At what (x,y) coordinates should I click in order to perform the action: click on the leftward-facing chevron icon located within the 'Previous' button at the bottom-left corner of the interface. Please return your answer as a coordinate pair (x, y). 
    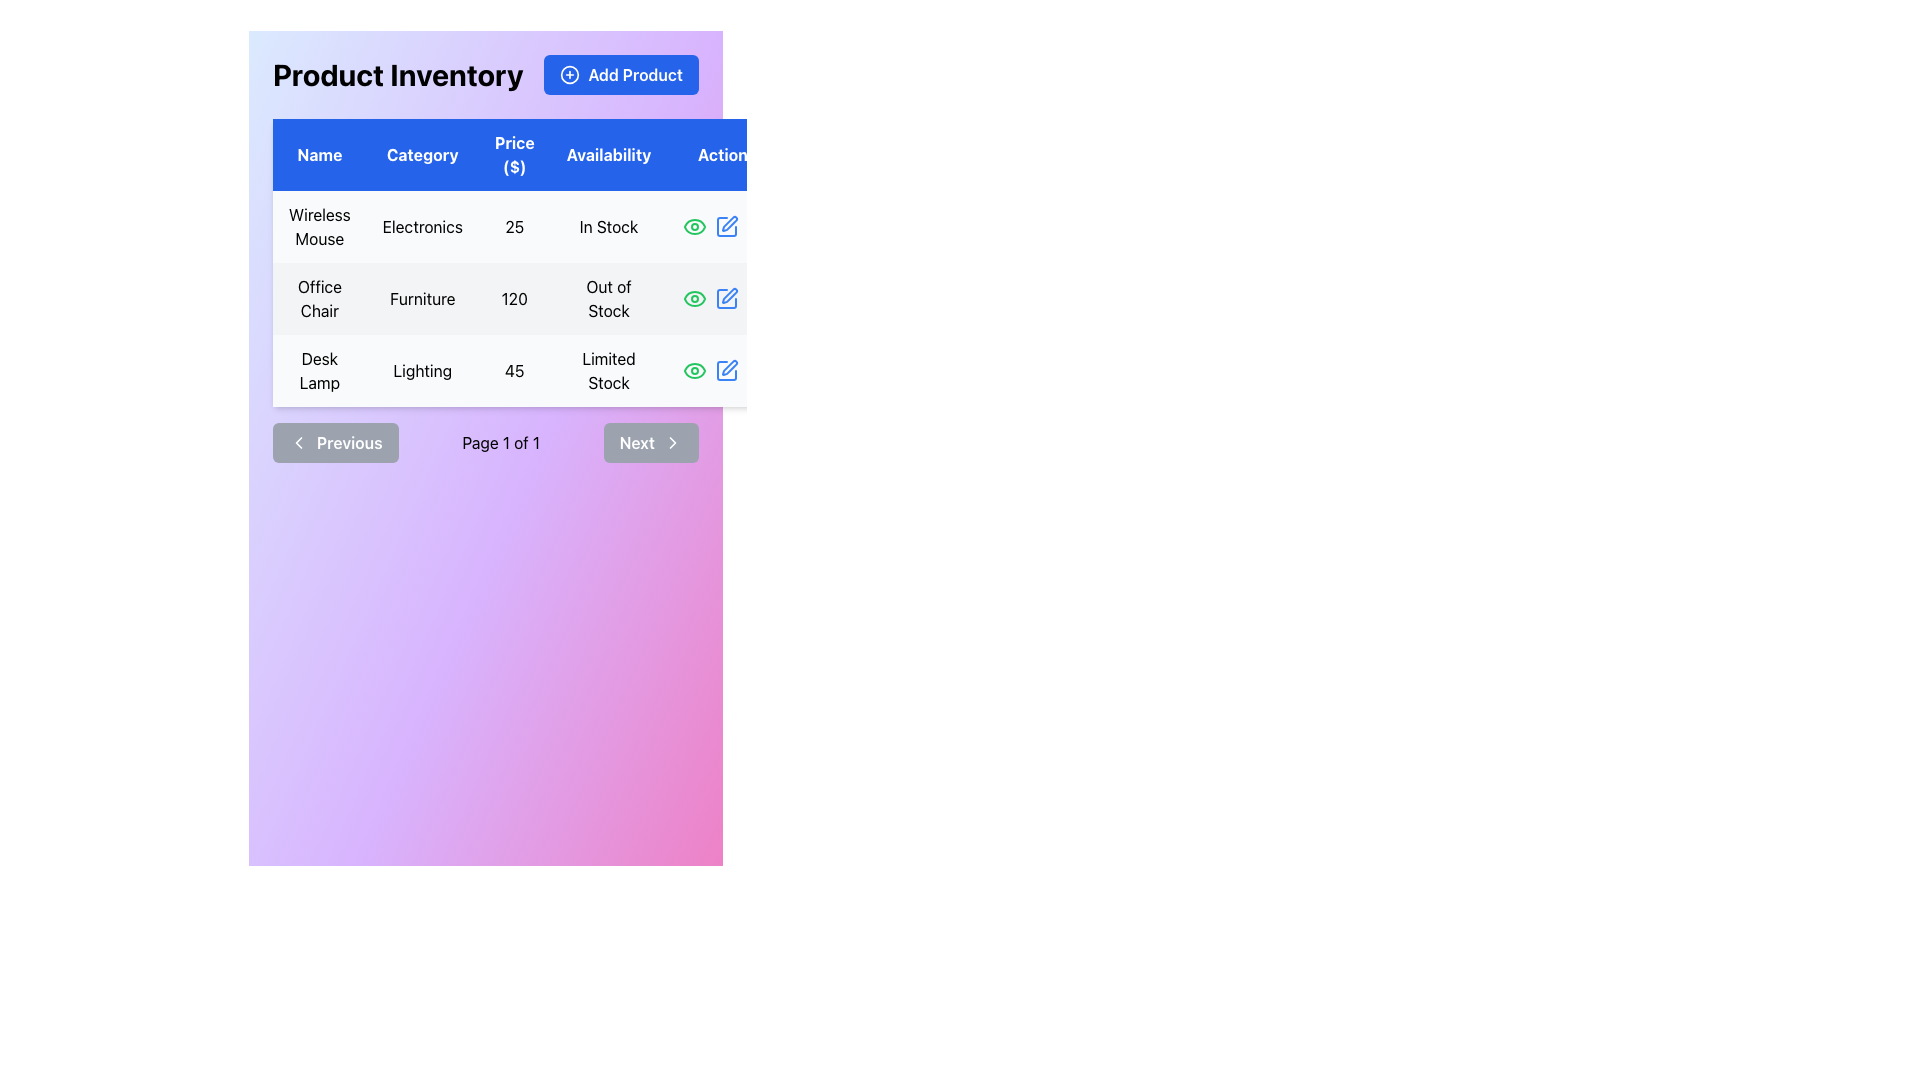
    Looking at the image, I should click on (297, 442).